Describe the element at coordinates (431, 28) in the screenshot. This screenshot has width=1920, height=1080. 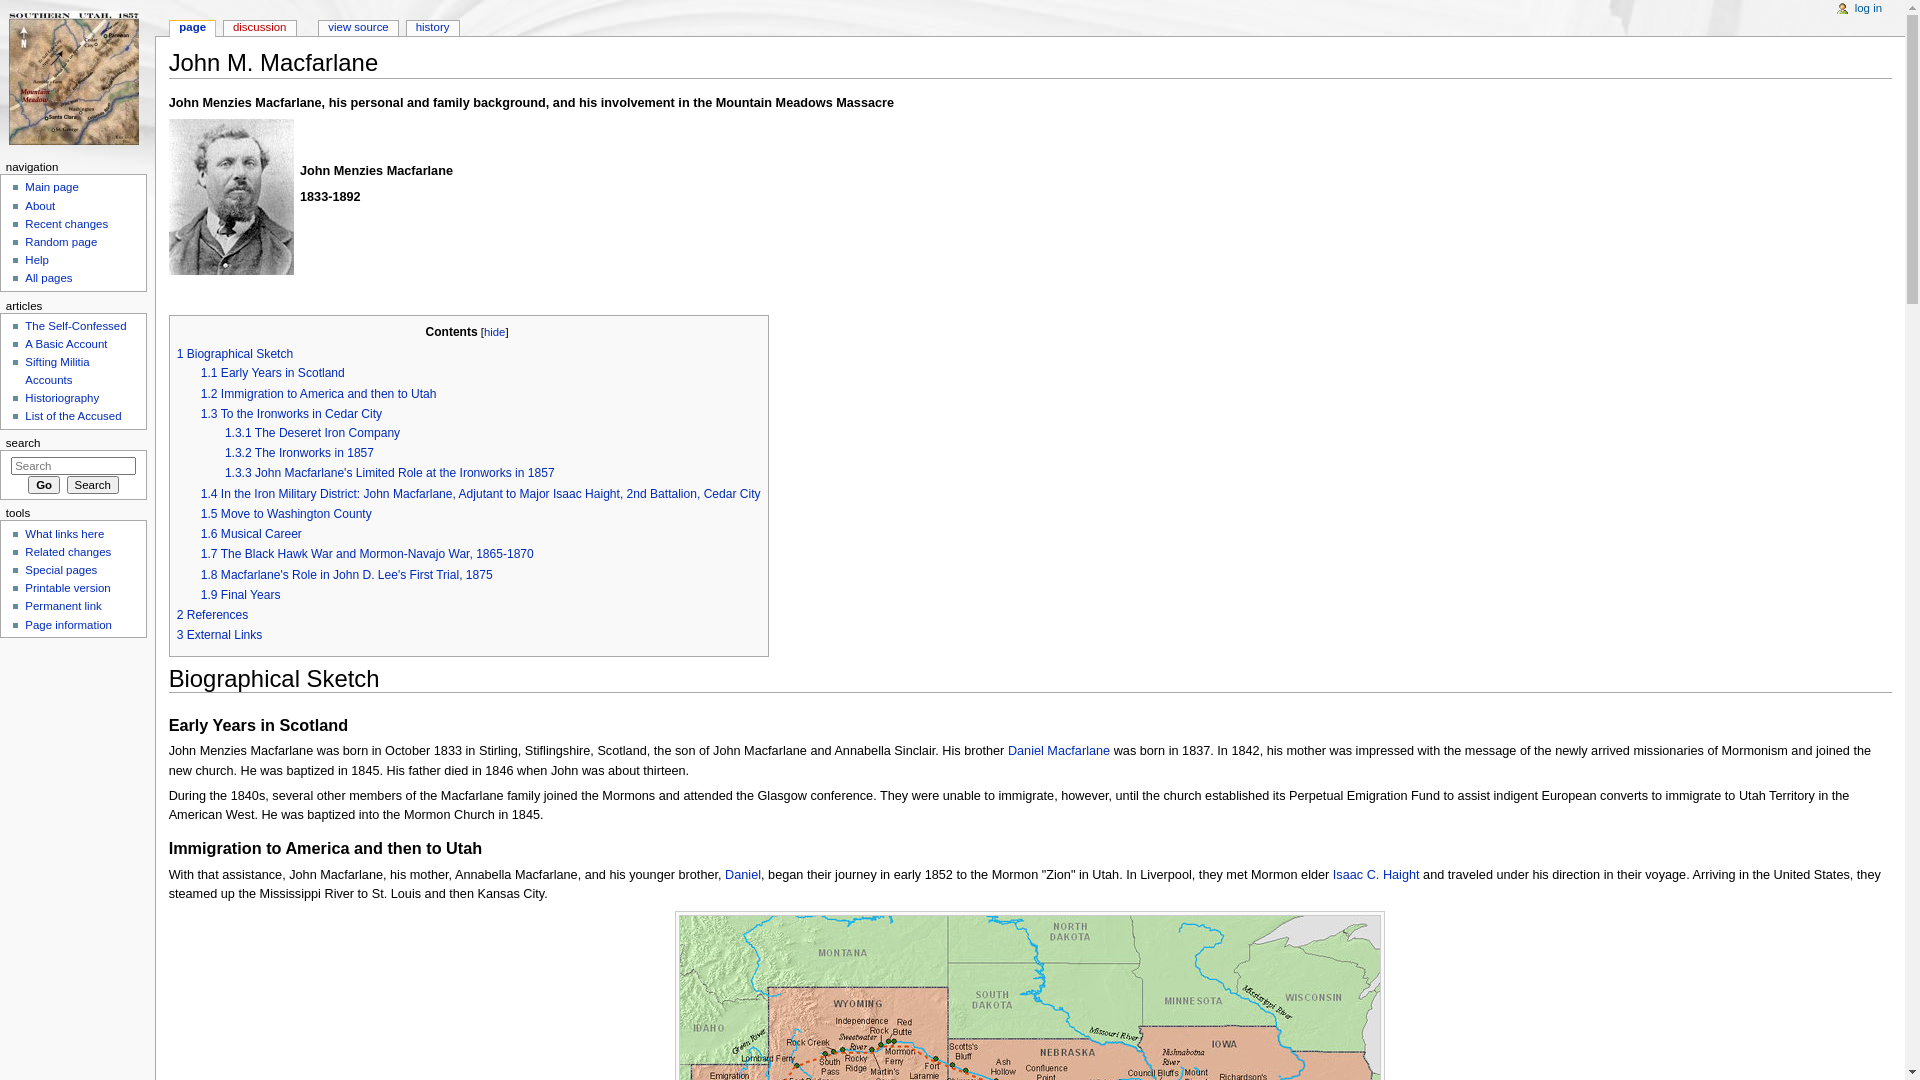
I see `'history'` at that location.